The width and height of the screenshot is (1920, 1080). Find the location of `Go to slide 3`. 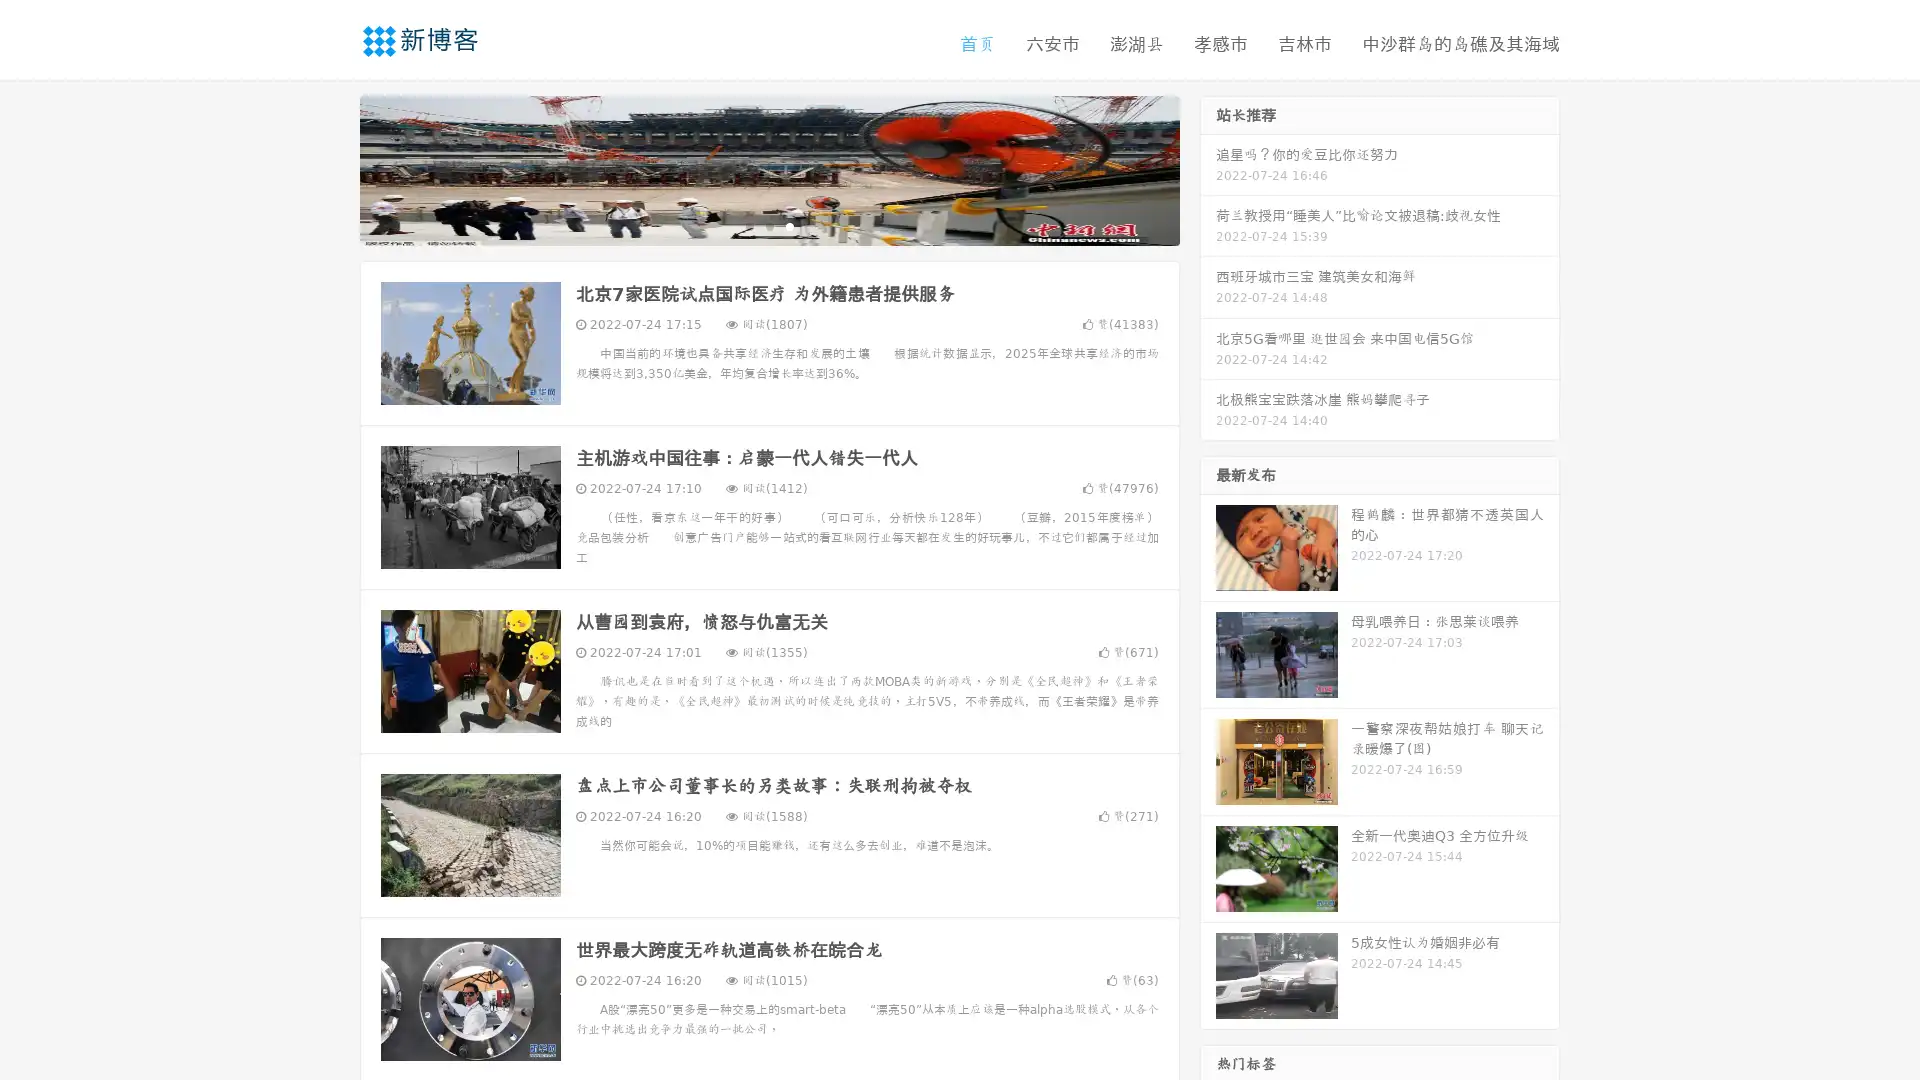

Go to slide 3 is located at coordinates (789, 225).